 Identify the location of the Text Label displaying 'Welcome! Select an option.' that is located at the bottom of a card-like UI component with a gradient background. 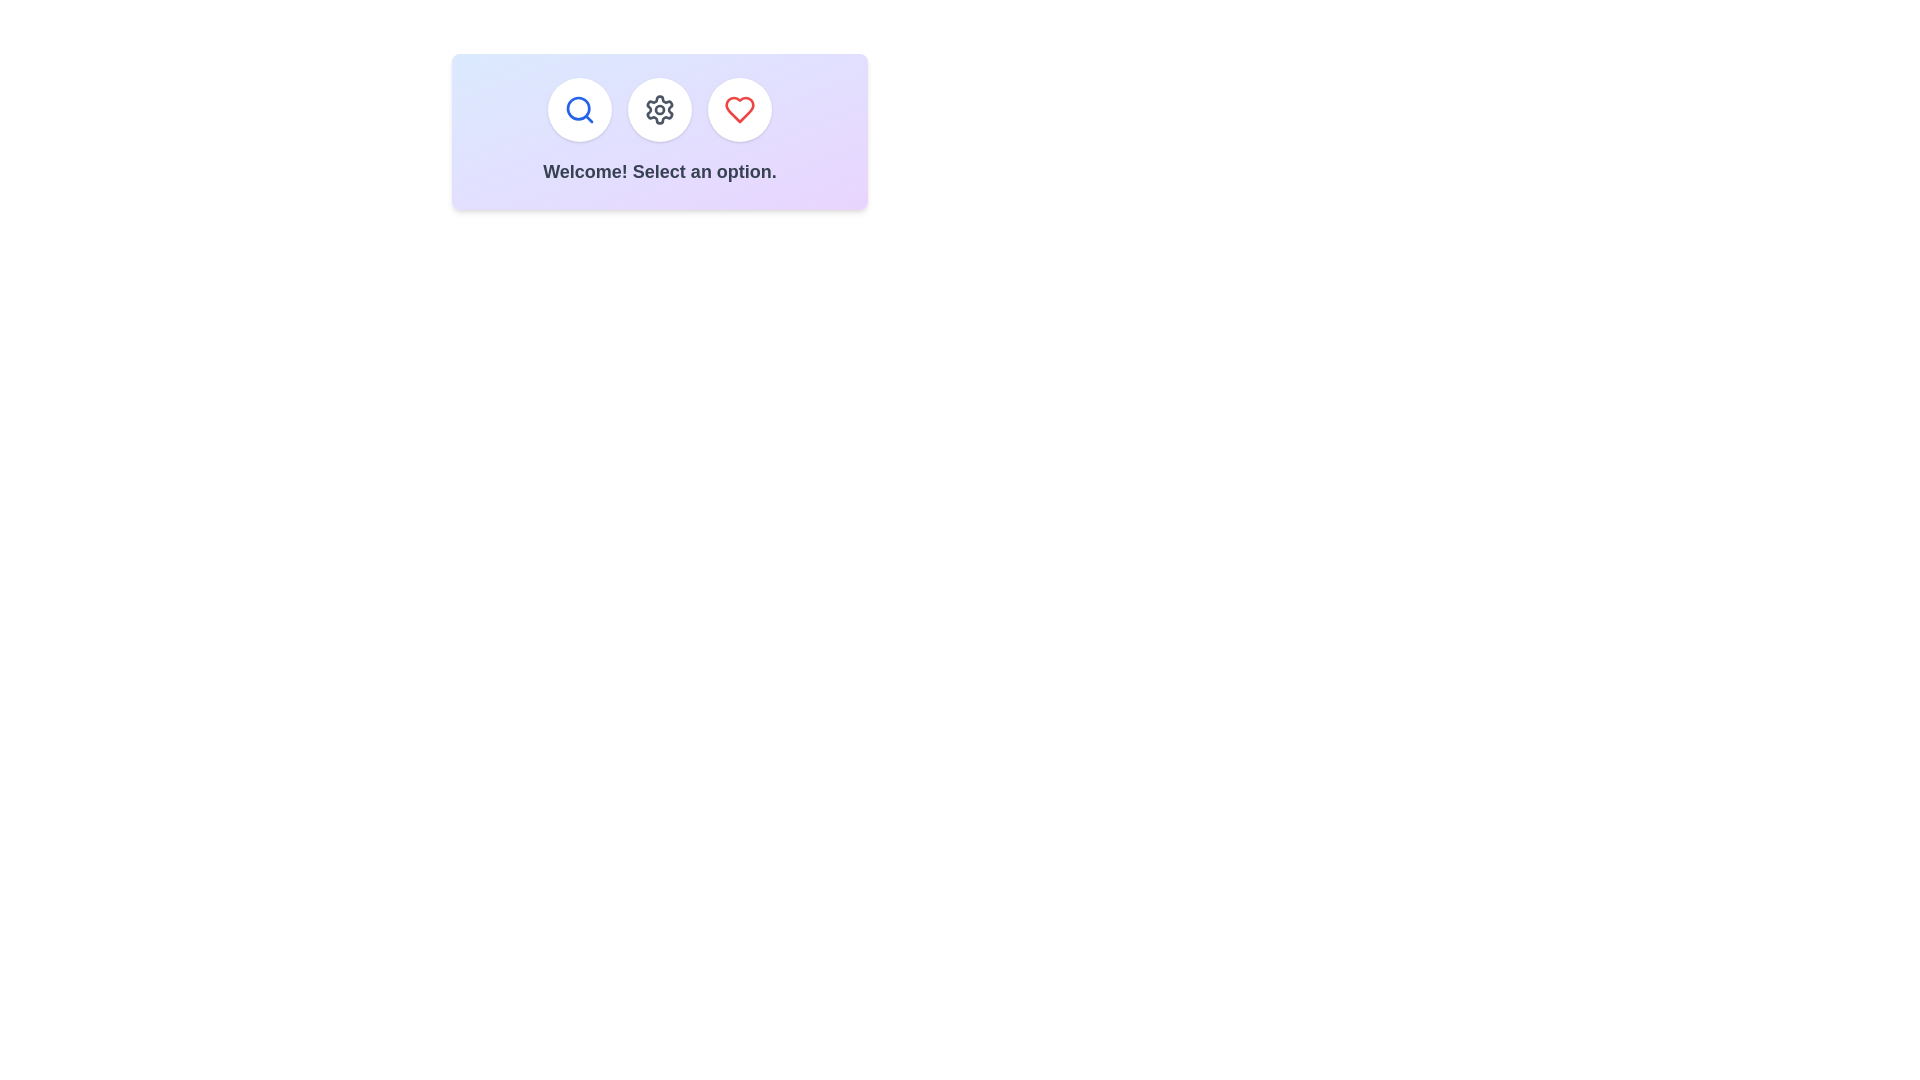
(660, 171).